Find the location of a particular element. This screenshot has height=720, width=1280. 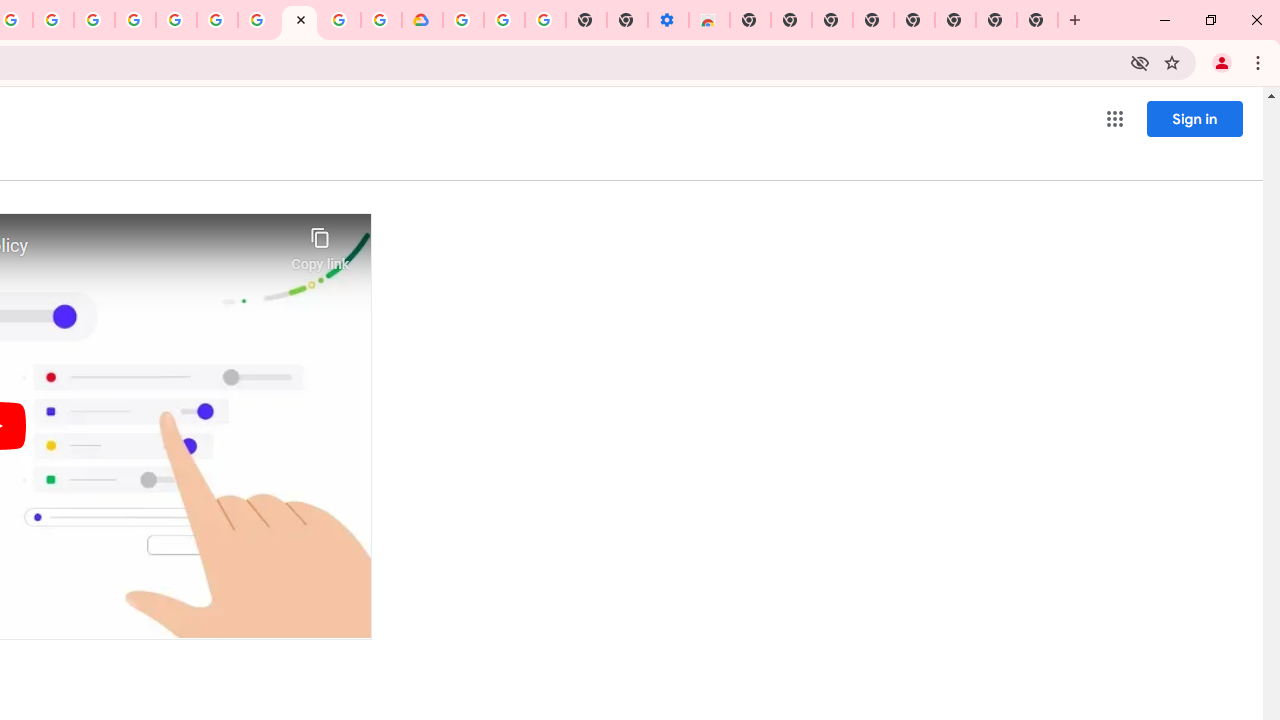

'Settings - Accessibility' is located at coordinates (668, 20).